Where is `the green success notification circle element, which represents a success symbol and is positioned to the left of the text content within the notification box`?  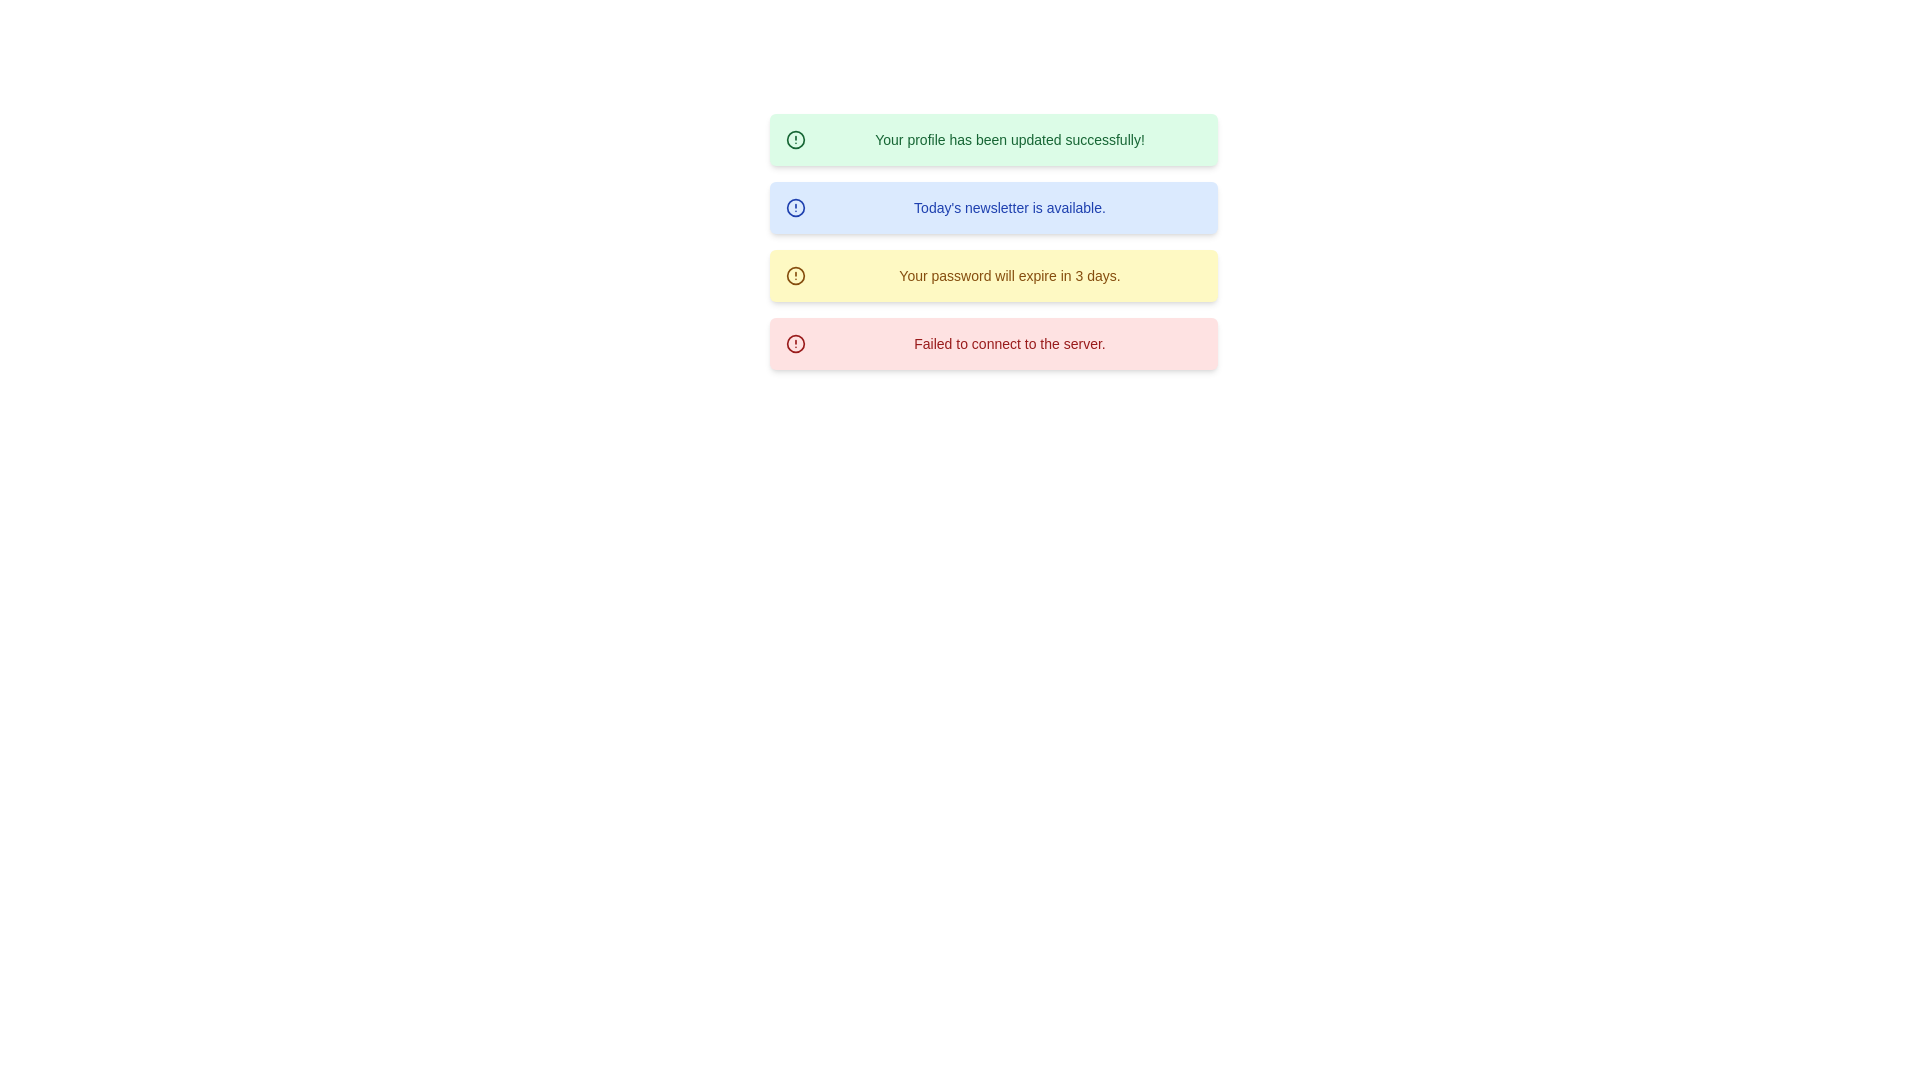
the green success notification circle element, which represents a success symbol and is positioned to the left of the text content within the notification box is located at coordinates (795, 138).